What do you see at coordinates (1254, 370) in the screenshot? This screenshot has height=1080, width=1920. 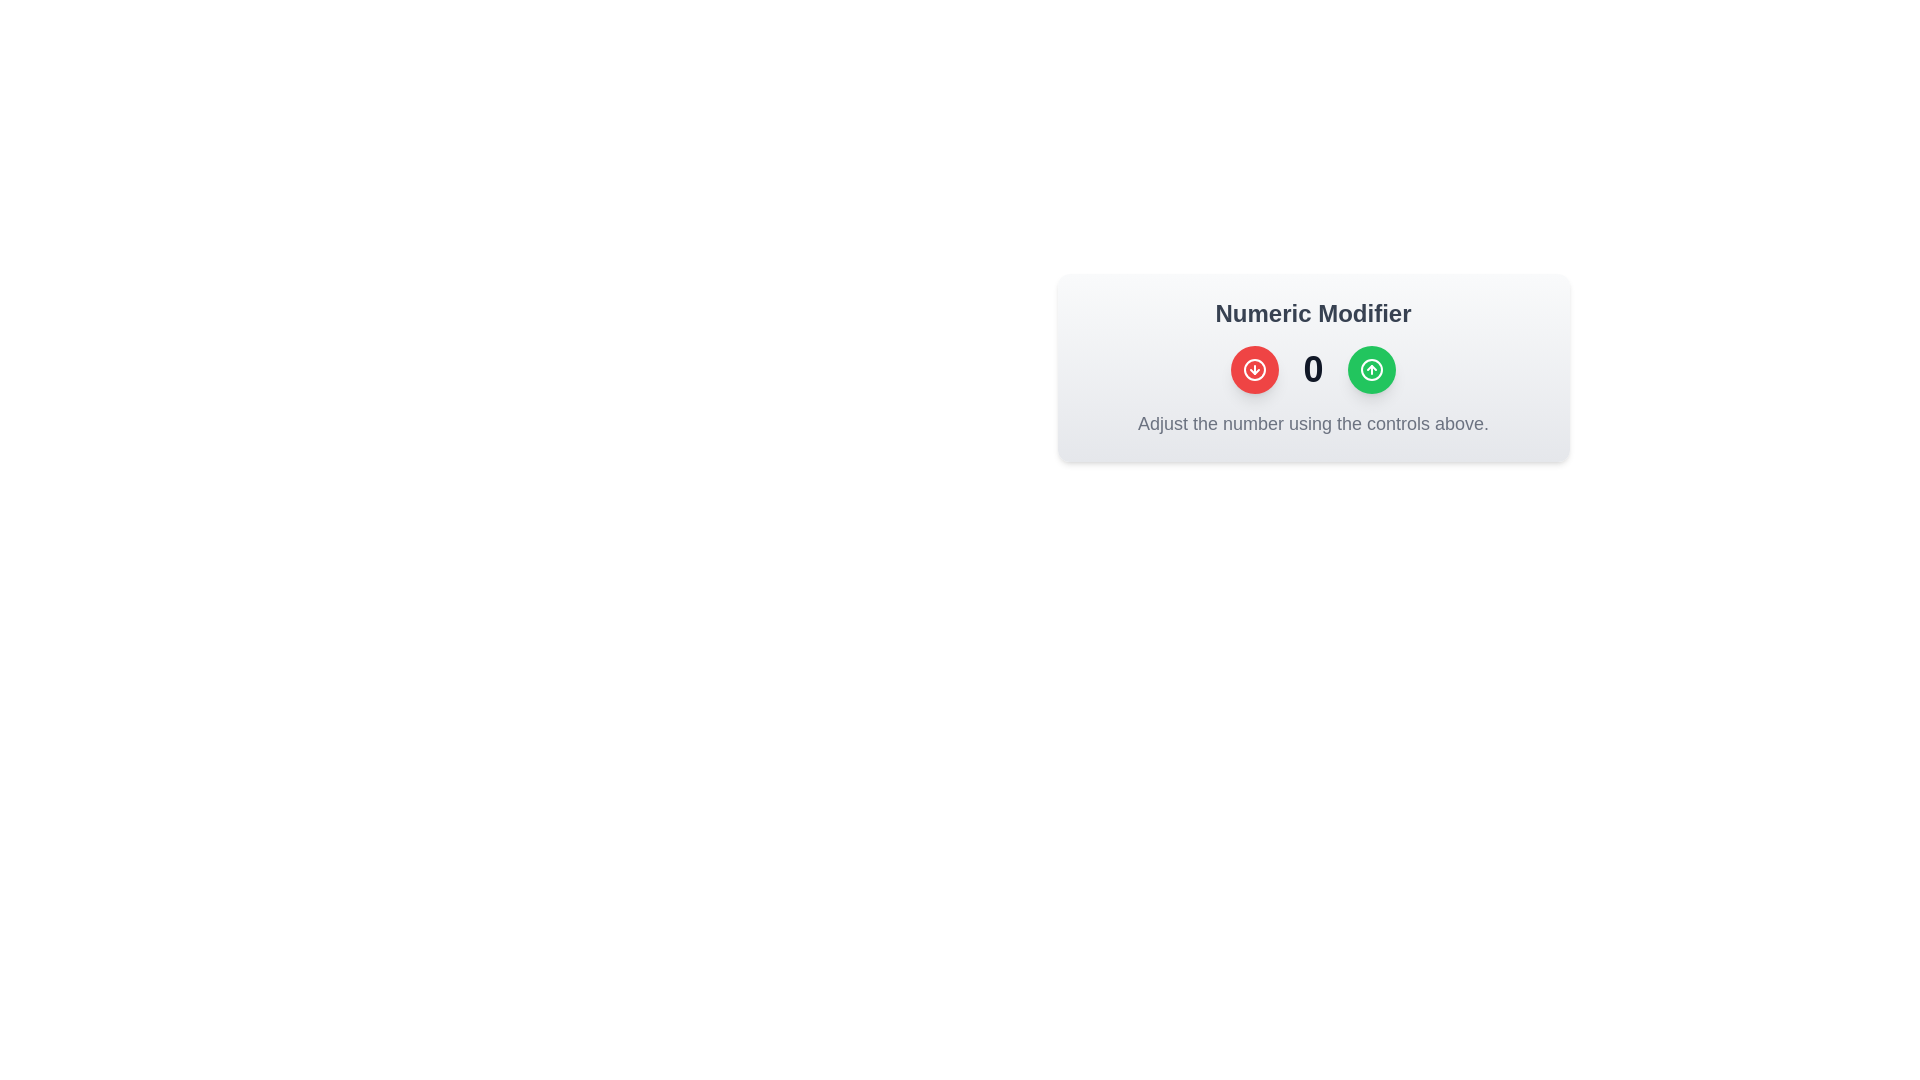 I see `the decrement button located` at bounding box center [1254, 370].